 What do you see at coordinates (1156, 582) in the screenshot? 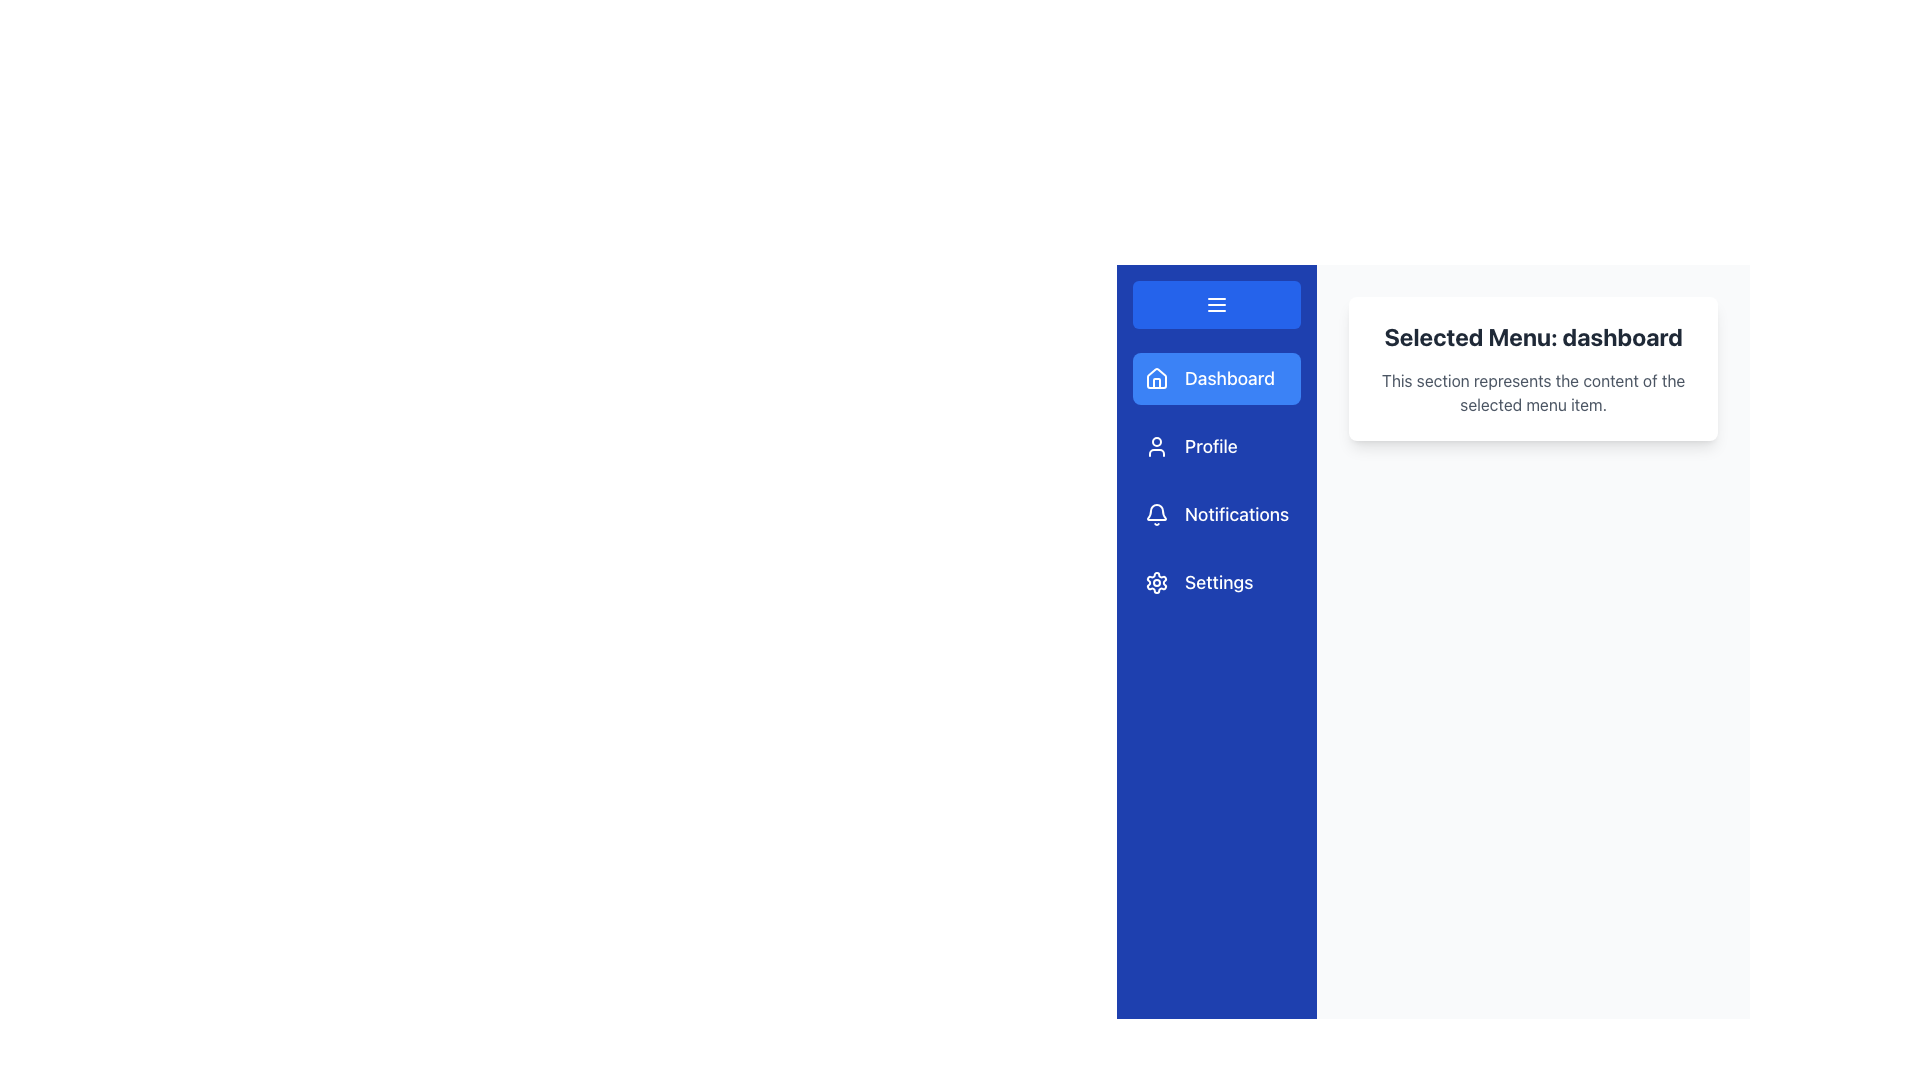
I see `the 'Settings' icon located in the vertical navigation menu on the bottom right of the blue sidebar, which indicates configuration options` at bounding box center [1156, 582].